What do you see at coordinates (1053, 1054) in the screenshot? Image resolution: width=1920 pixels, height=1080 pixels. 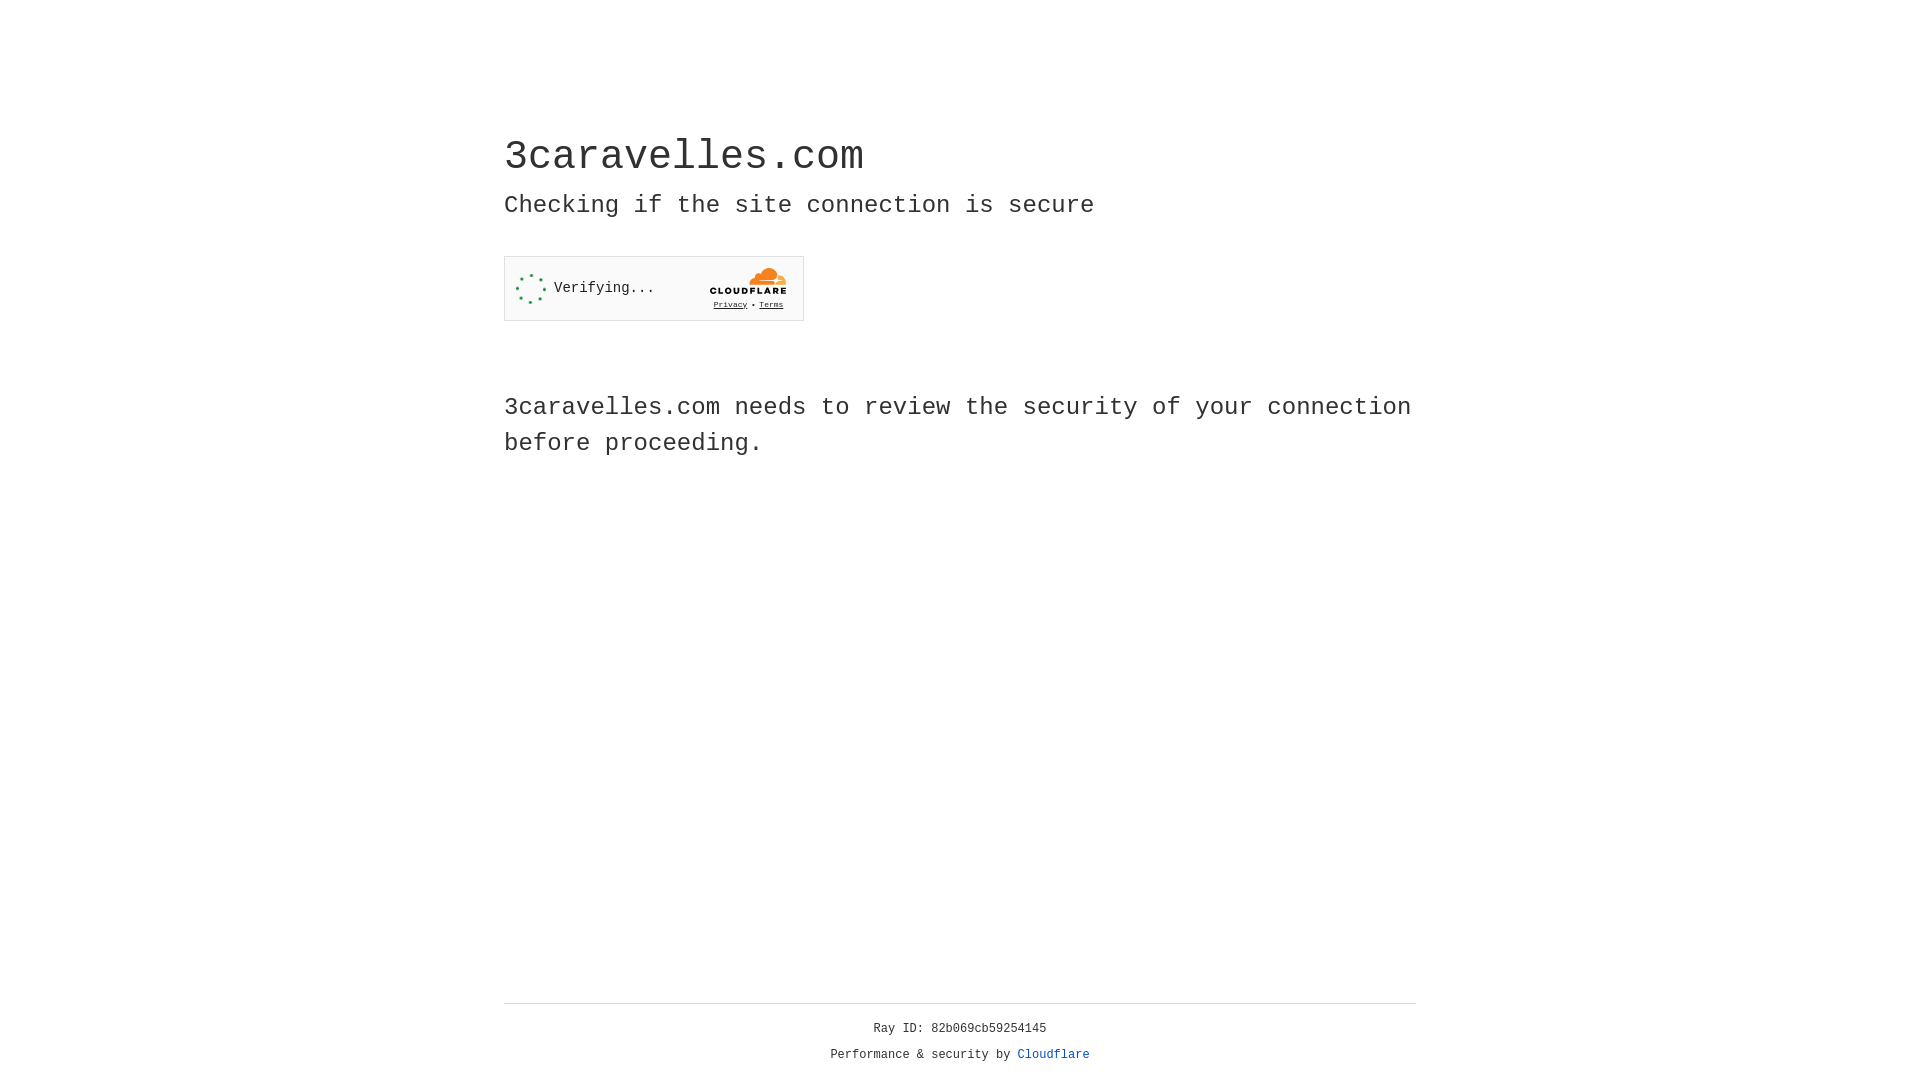 I see `'Cloudflare'` at bounding box center [1053, 1054].